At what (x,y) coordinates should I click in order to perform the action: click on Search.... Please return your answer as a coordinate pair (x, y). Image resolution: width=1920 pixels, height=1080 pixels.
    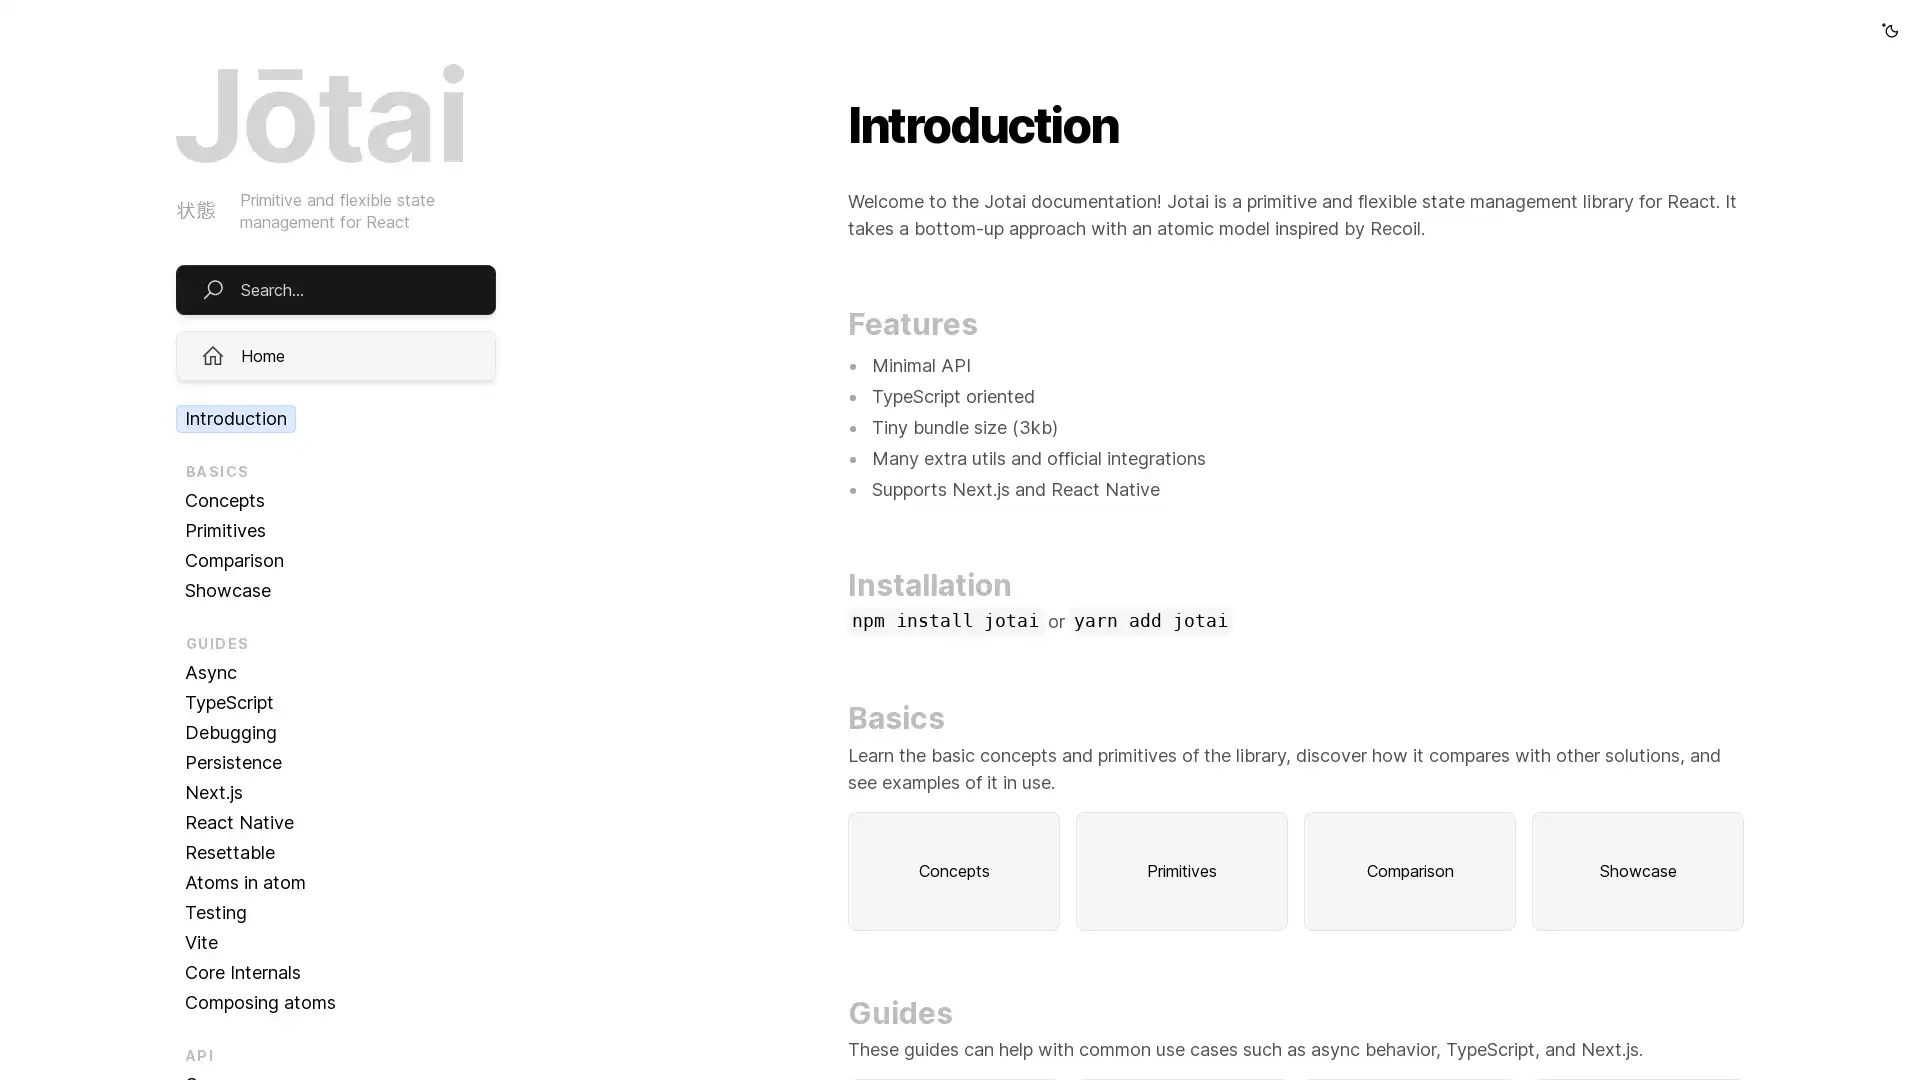
    Looking at the image, I should click on (336, 289).